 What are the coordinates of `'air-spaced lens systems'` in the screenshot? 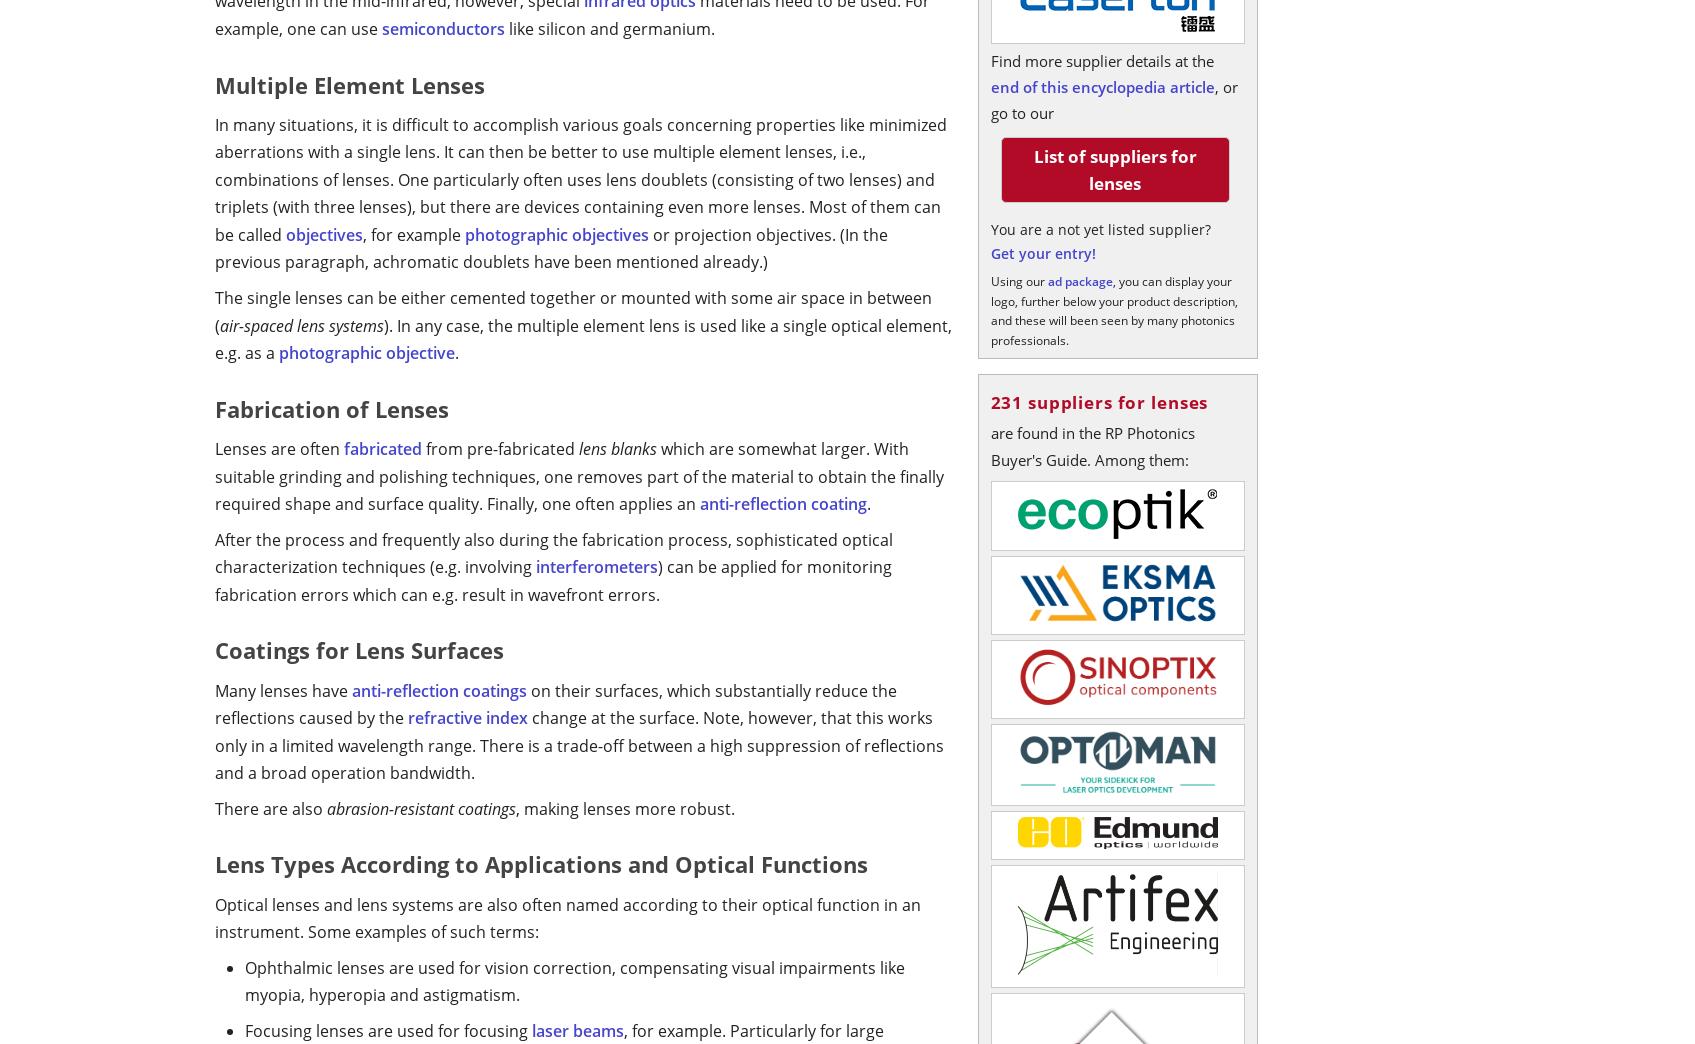 It's located at (302, 323).